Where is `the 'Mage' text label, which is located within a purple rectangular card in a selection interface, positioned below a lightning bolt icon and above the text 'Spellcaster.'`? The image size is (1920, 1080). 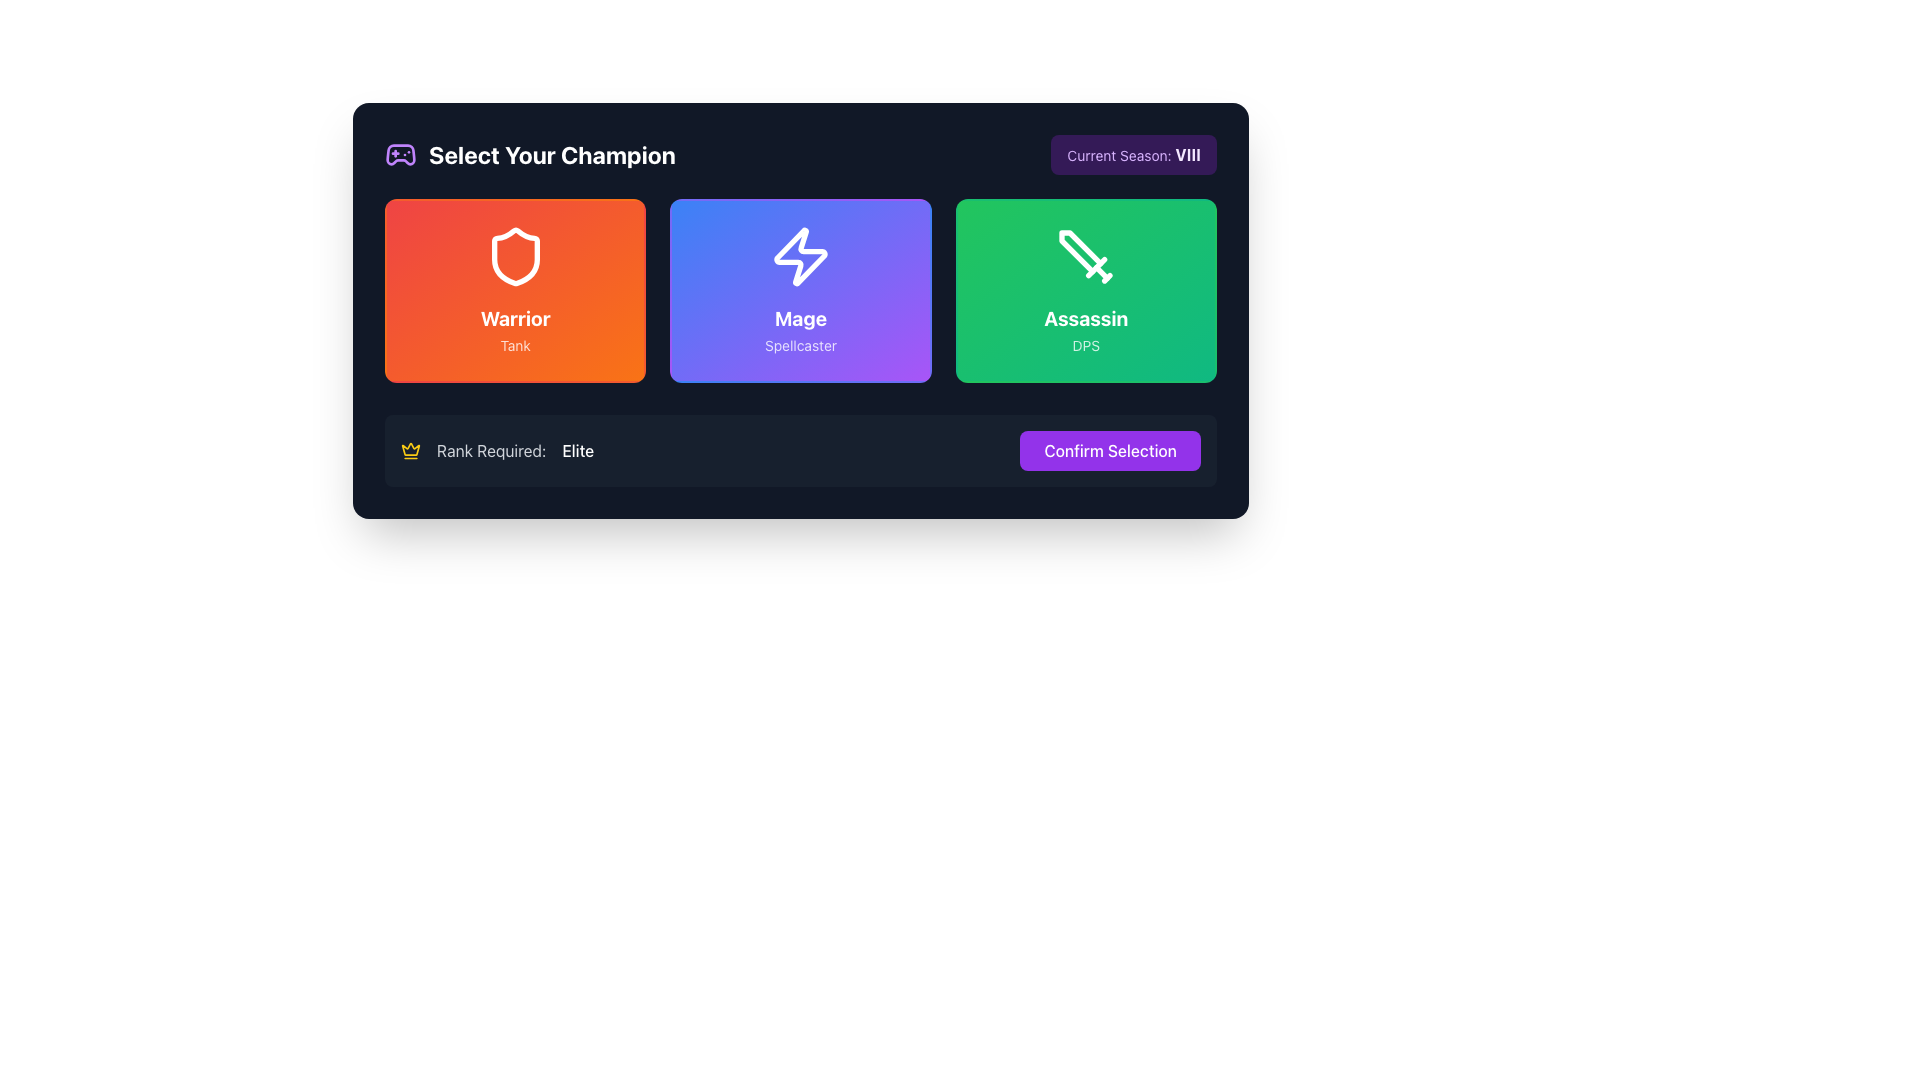
the 'Mage' text label, which is located within a purple rectangular card in a selection interface, positioned below a lightning bolt icon and above the text 'Spellcaster.' is located at coordinates (801, 318).